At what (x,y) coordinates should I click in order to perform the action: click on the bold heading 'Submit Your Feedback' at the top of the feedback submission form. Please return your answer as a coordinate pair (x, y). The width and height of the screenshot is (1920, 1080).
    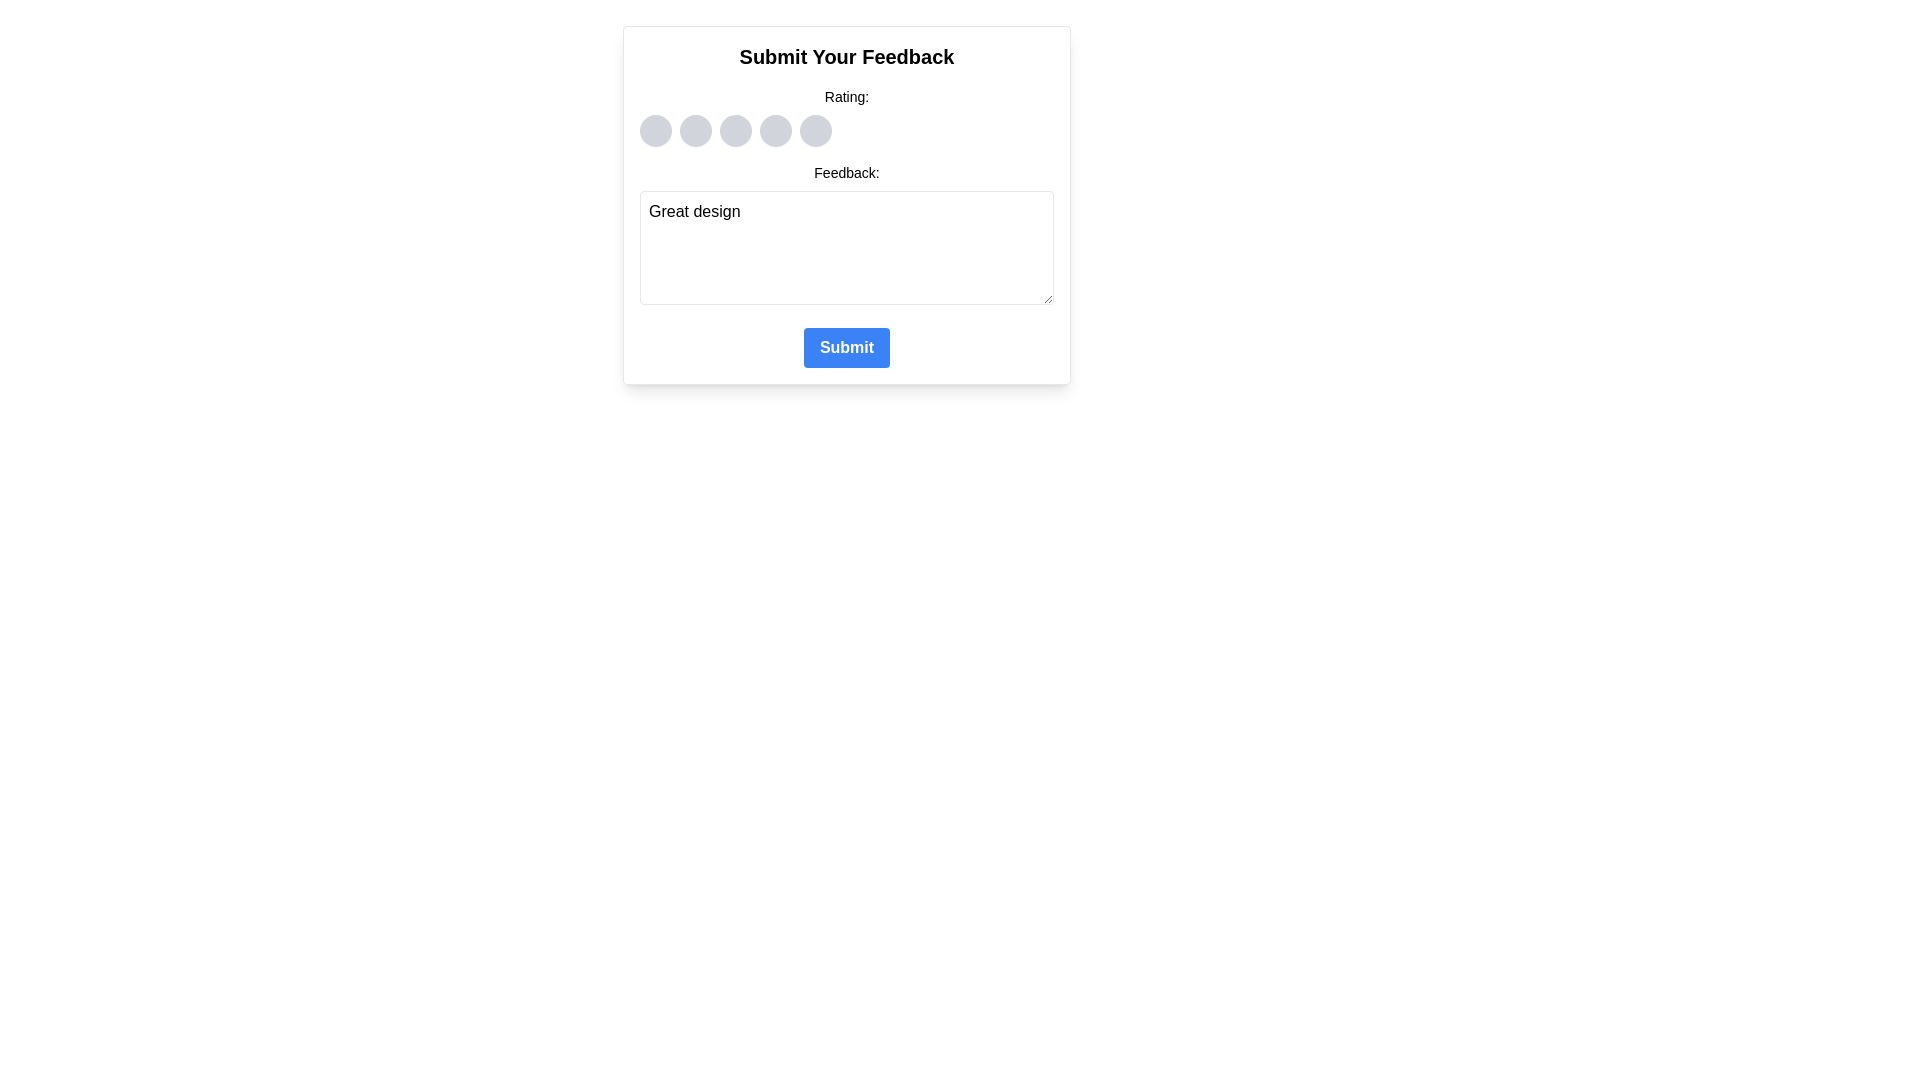
    Looking at the image, I should click on (846, 56).